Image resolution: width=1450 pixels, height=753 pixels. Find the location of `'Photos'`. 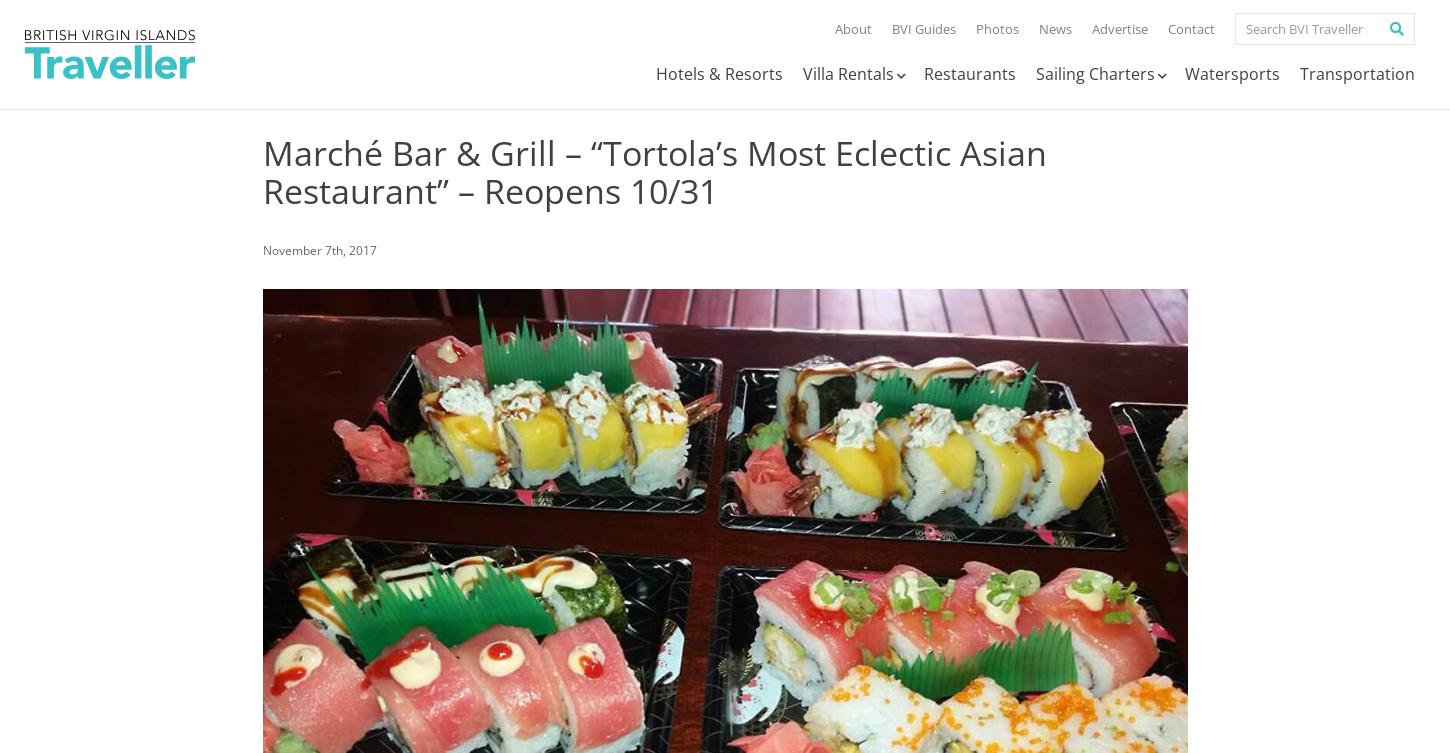

'Photos' is located at coordinates (997, 28).